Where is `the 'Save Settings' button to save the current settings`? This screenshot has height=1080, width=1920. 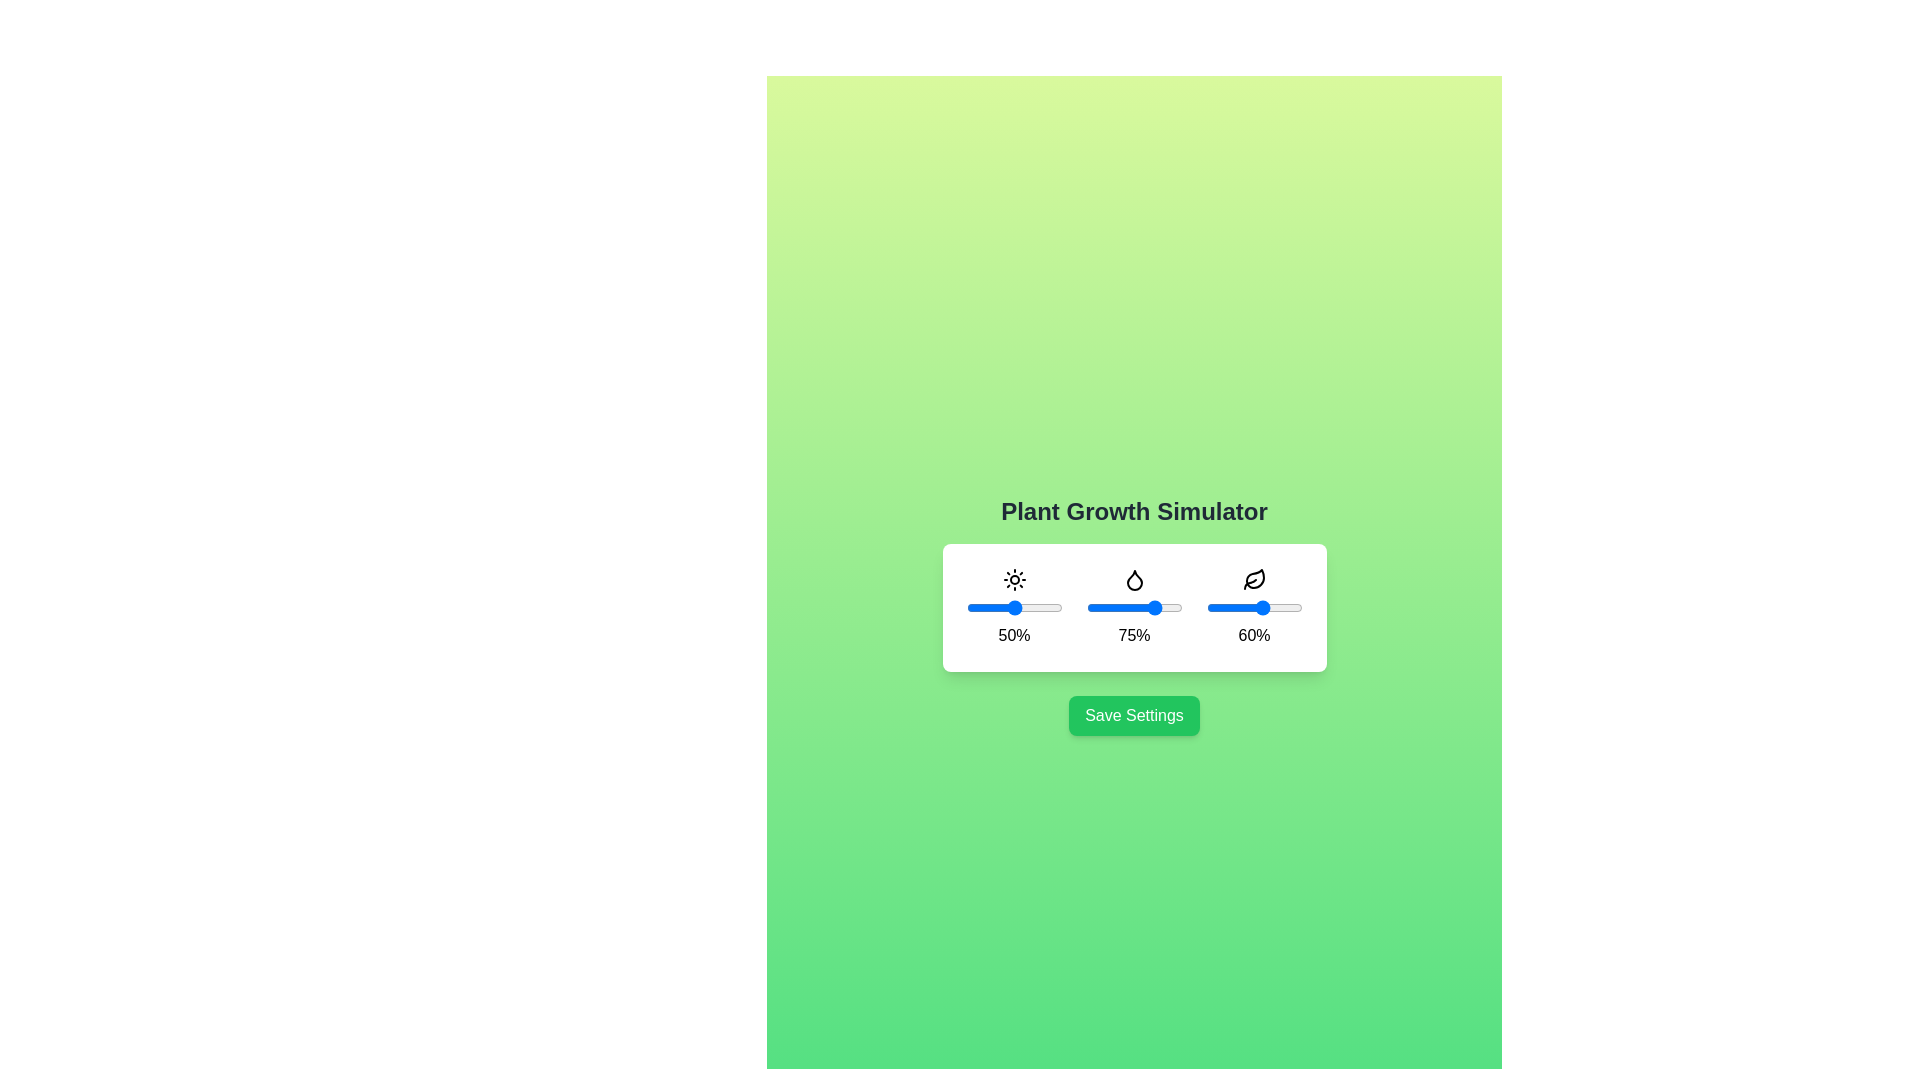
the 'Save Settings' button to save the current settings is located at coordinates (1134, 715).